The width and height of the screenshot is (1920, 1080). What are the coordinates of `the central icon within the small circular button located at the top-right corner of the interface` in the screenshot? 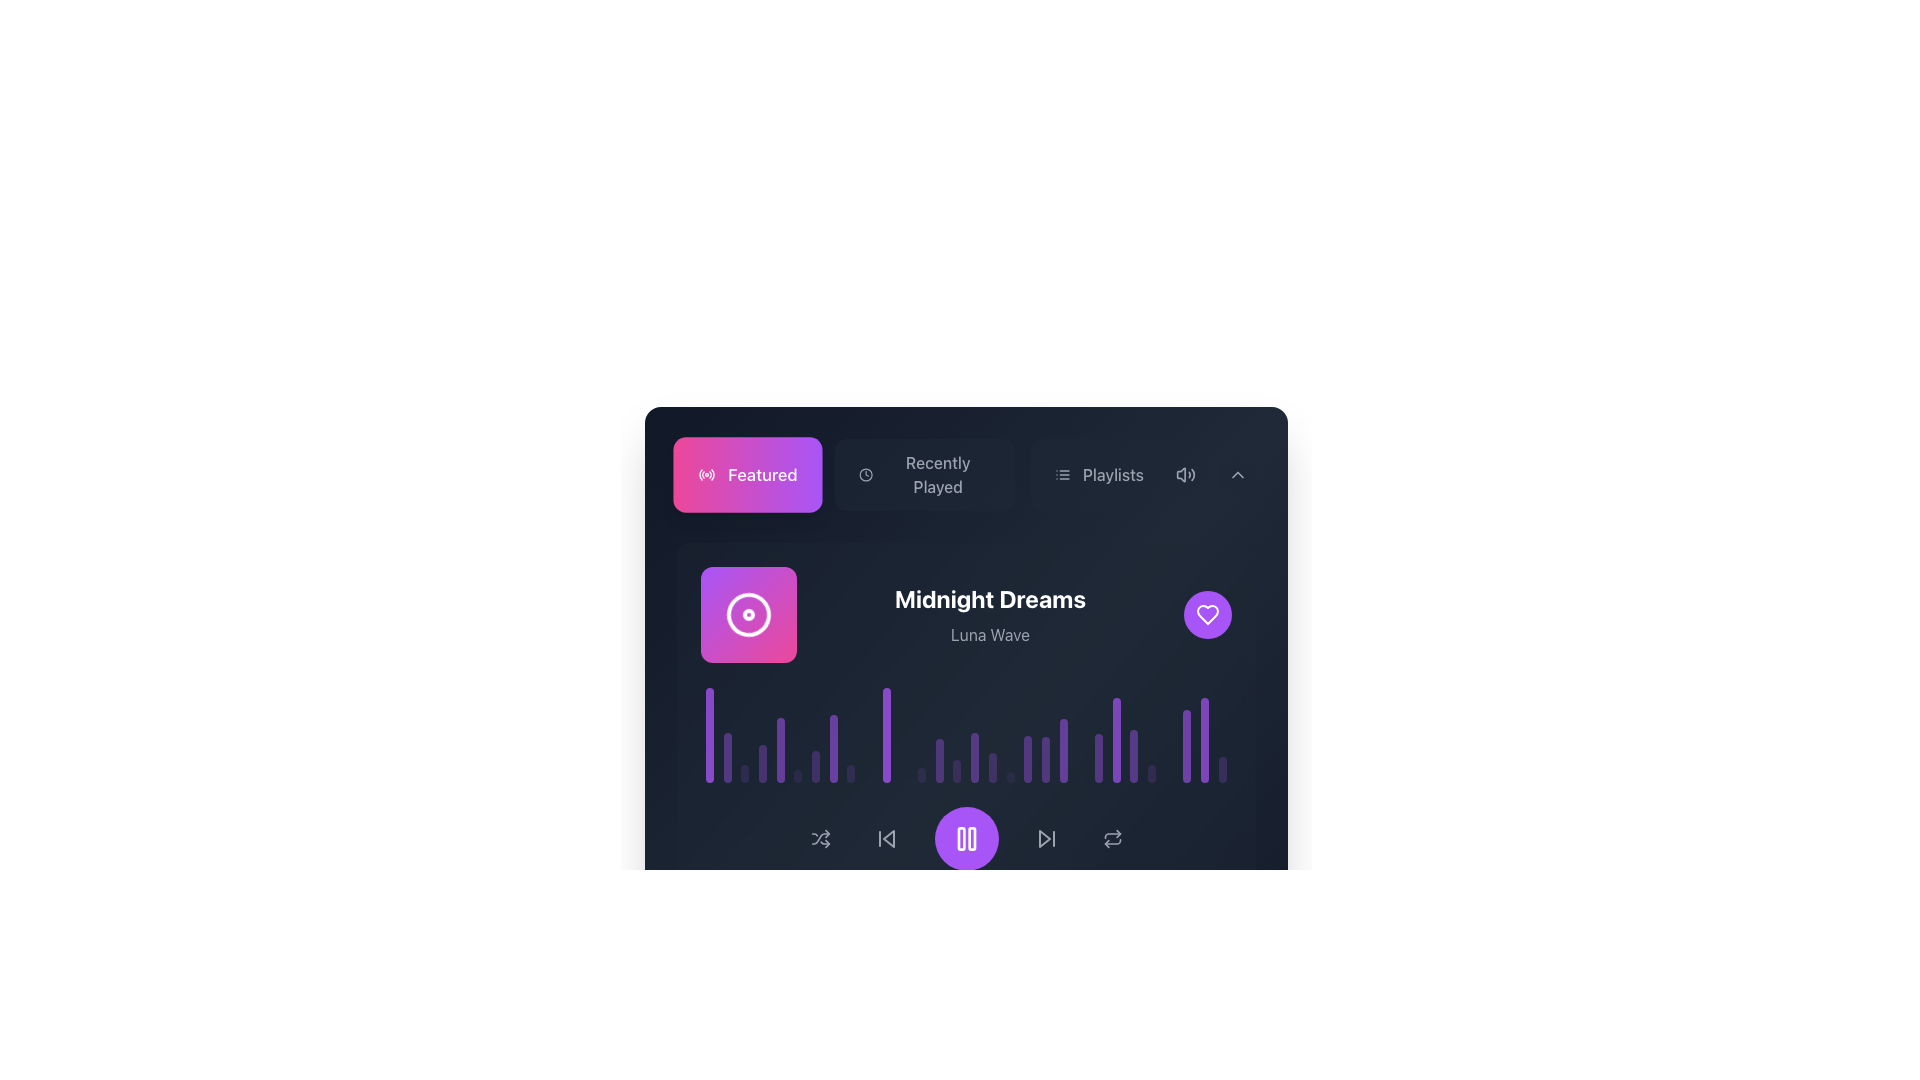 It's located at (1237, 474).